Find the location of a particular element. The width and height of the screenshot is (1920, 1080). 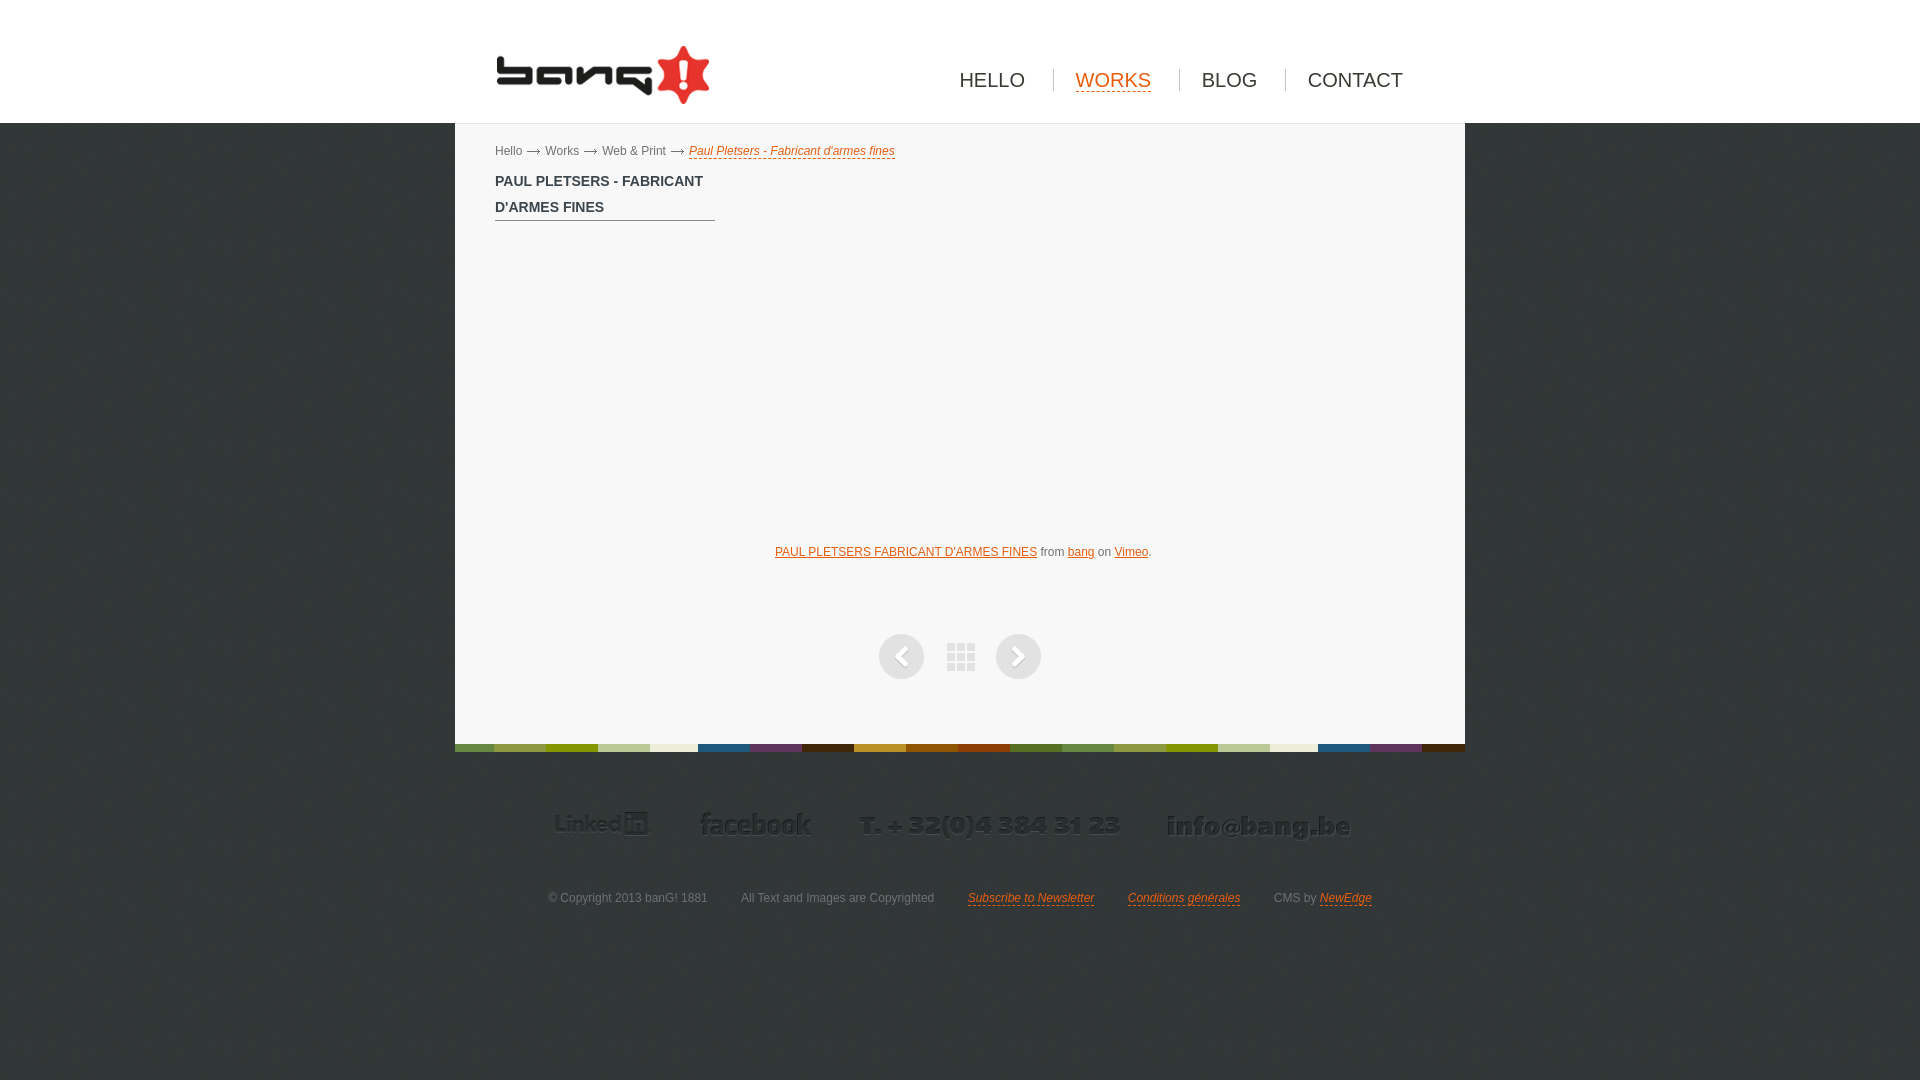

'Works' is located at coordinates (560, 149).